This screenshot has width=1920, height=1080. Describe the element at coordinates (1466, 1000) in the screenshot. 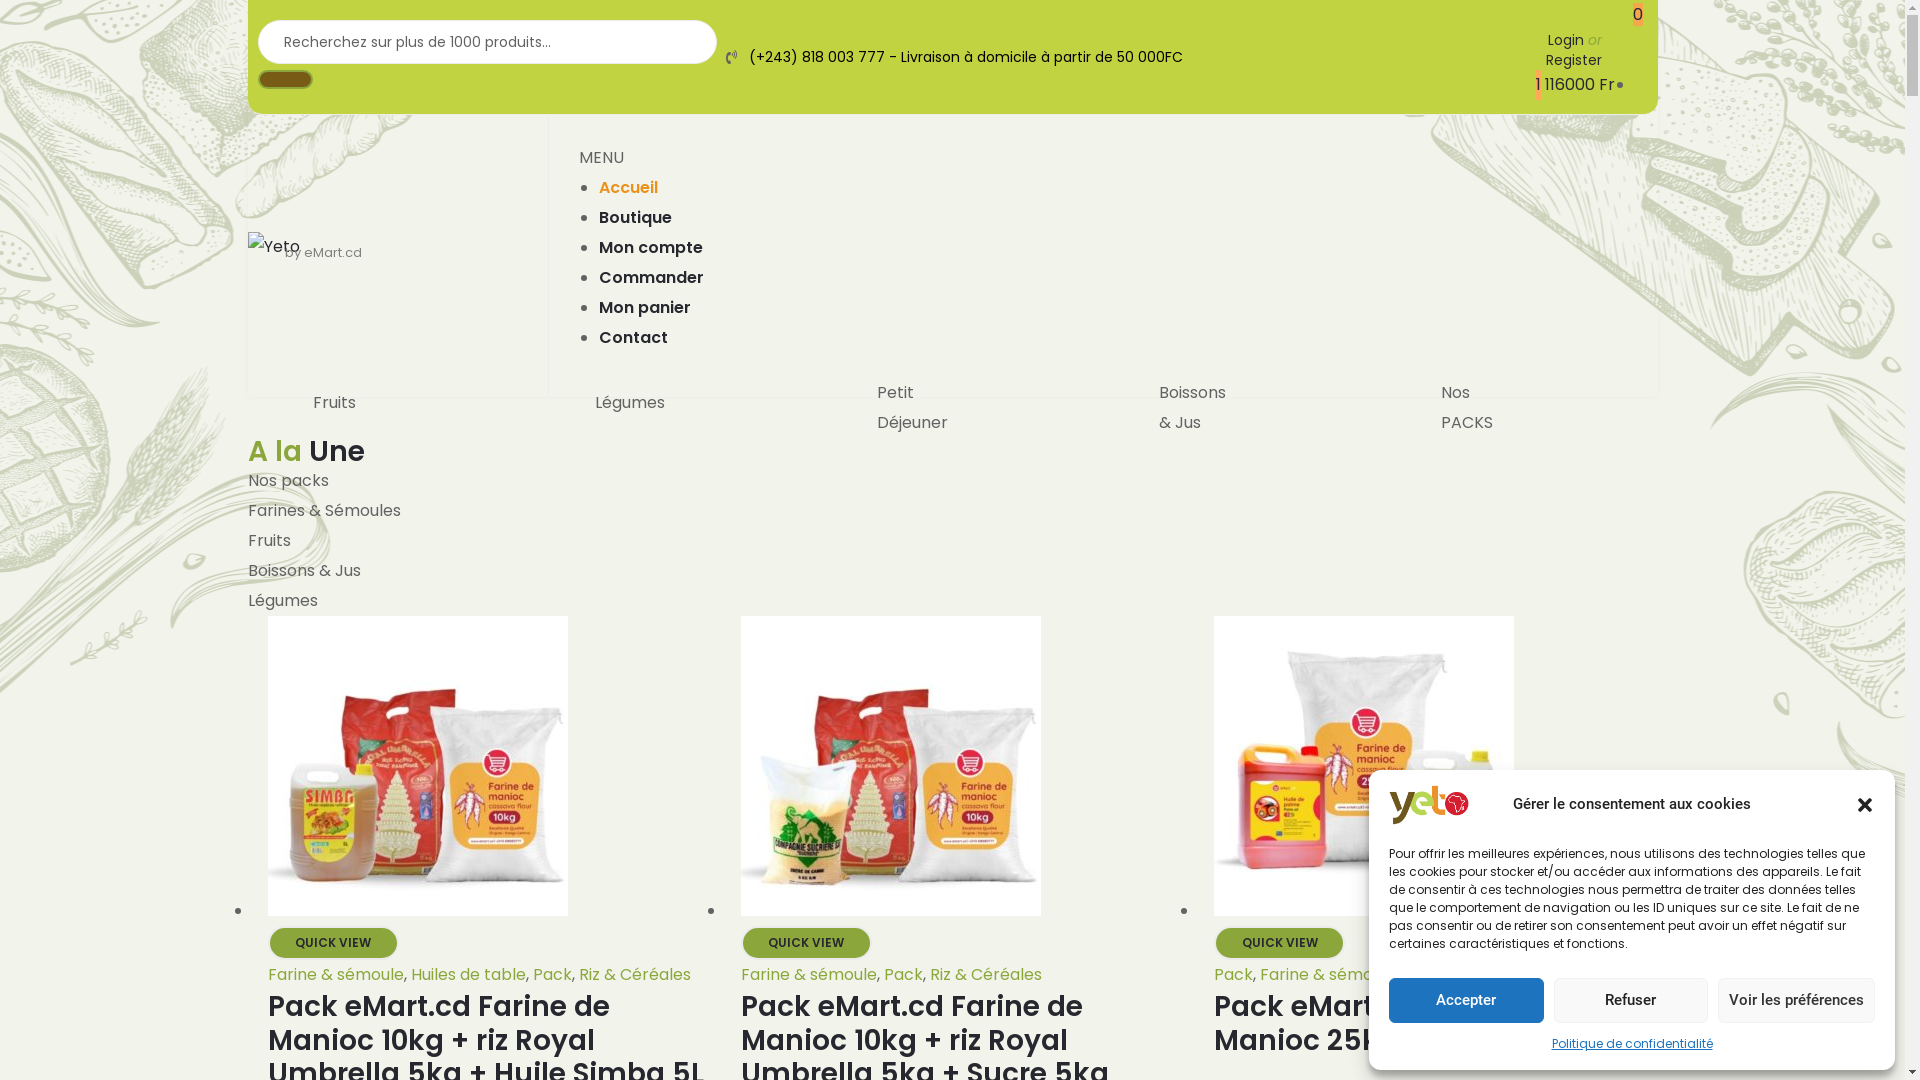

I see `'Accepter'` at that location.